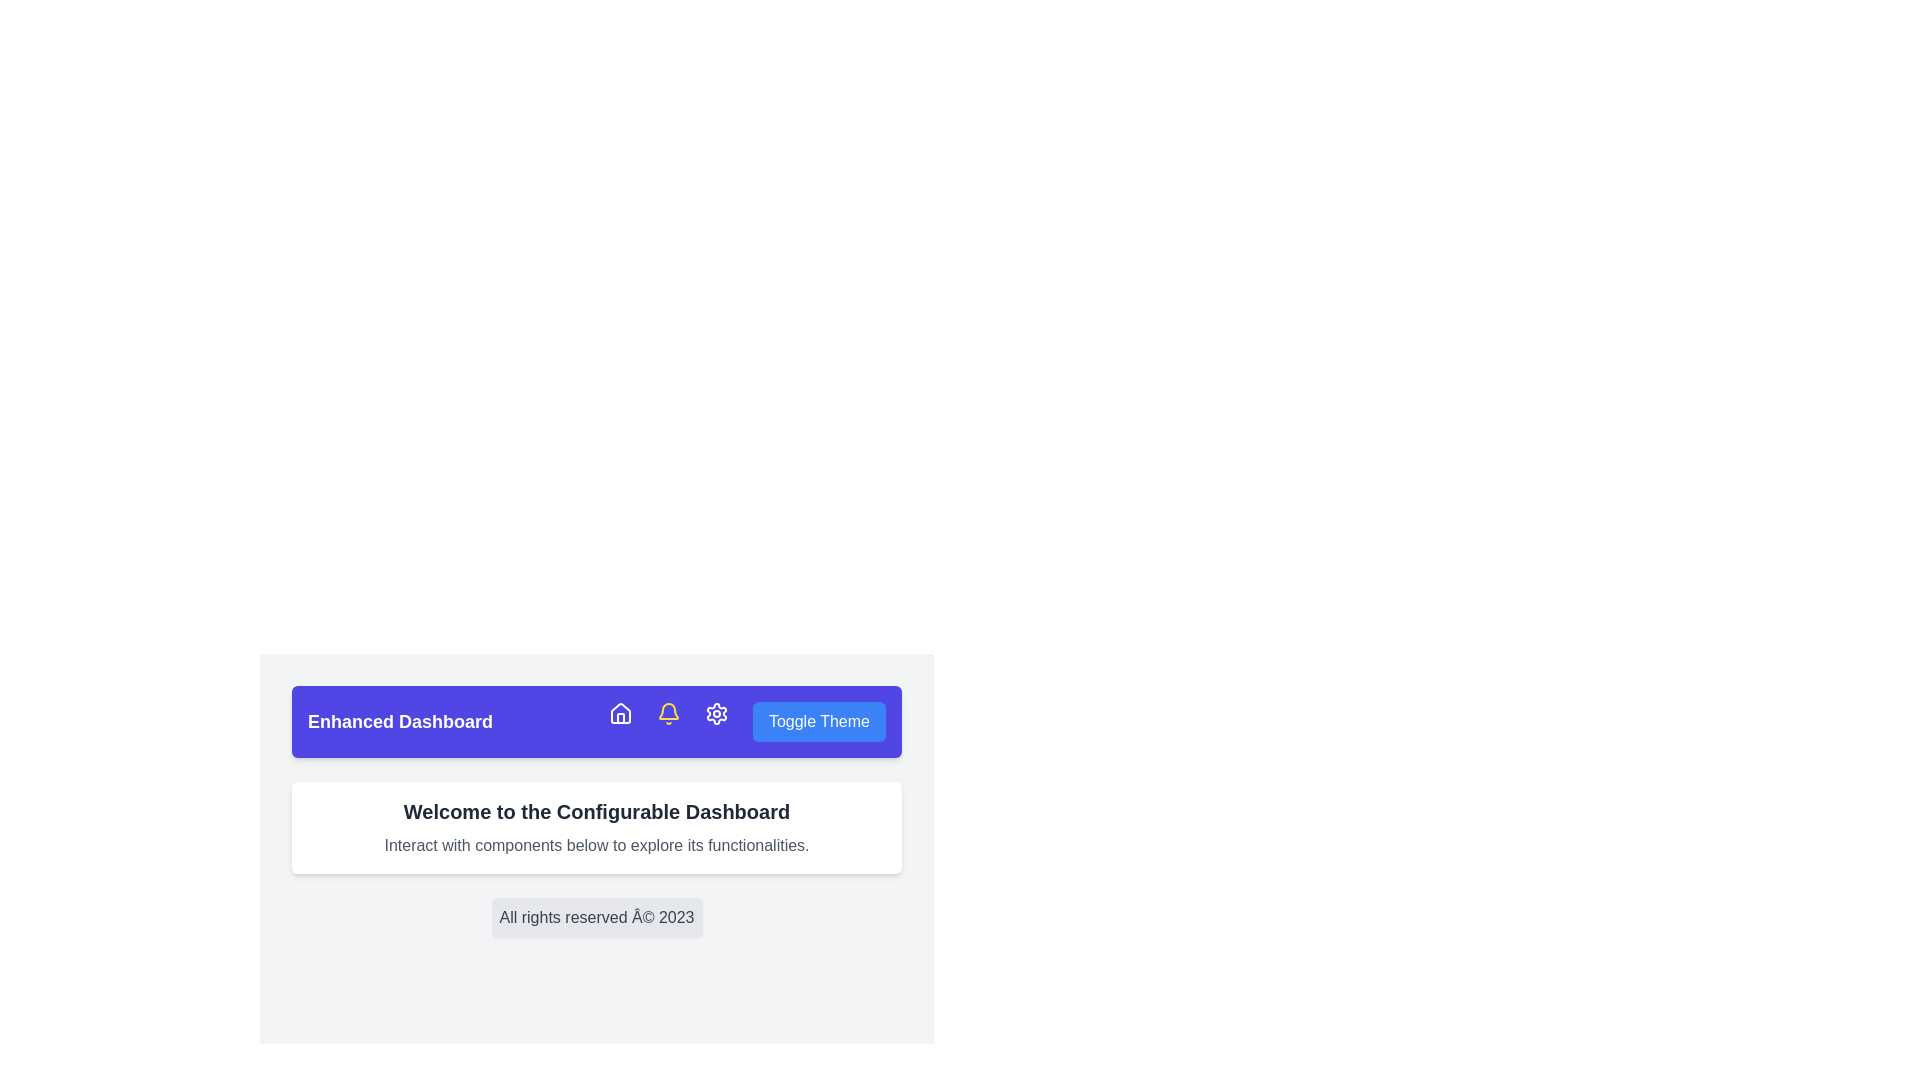 The height and width of the screenshot is (1080, 1920). What do you see at coordinates (595, 721) in the screenshot?
I see `the Navigation bar section` at bounding box center [595, 721].